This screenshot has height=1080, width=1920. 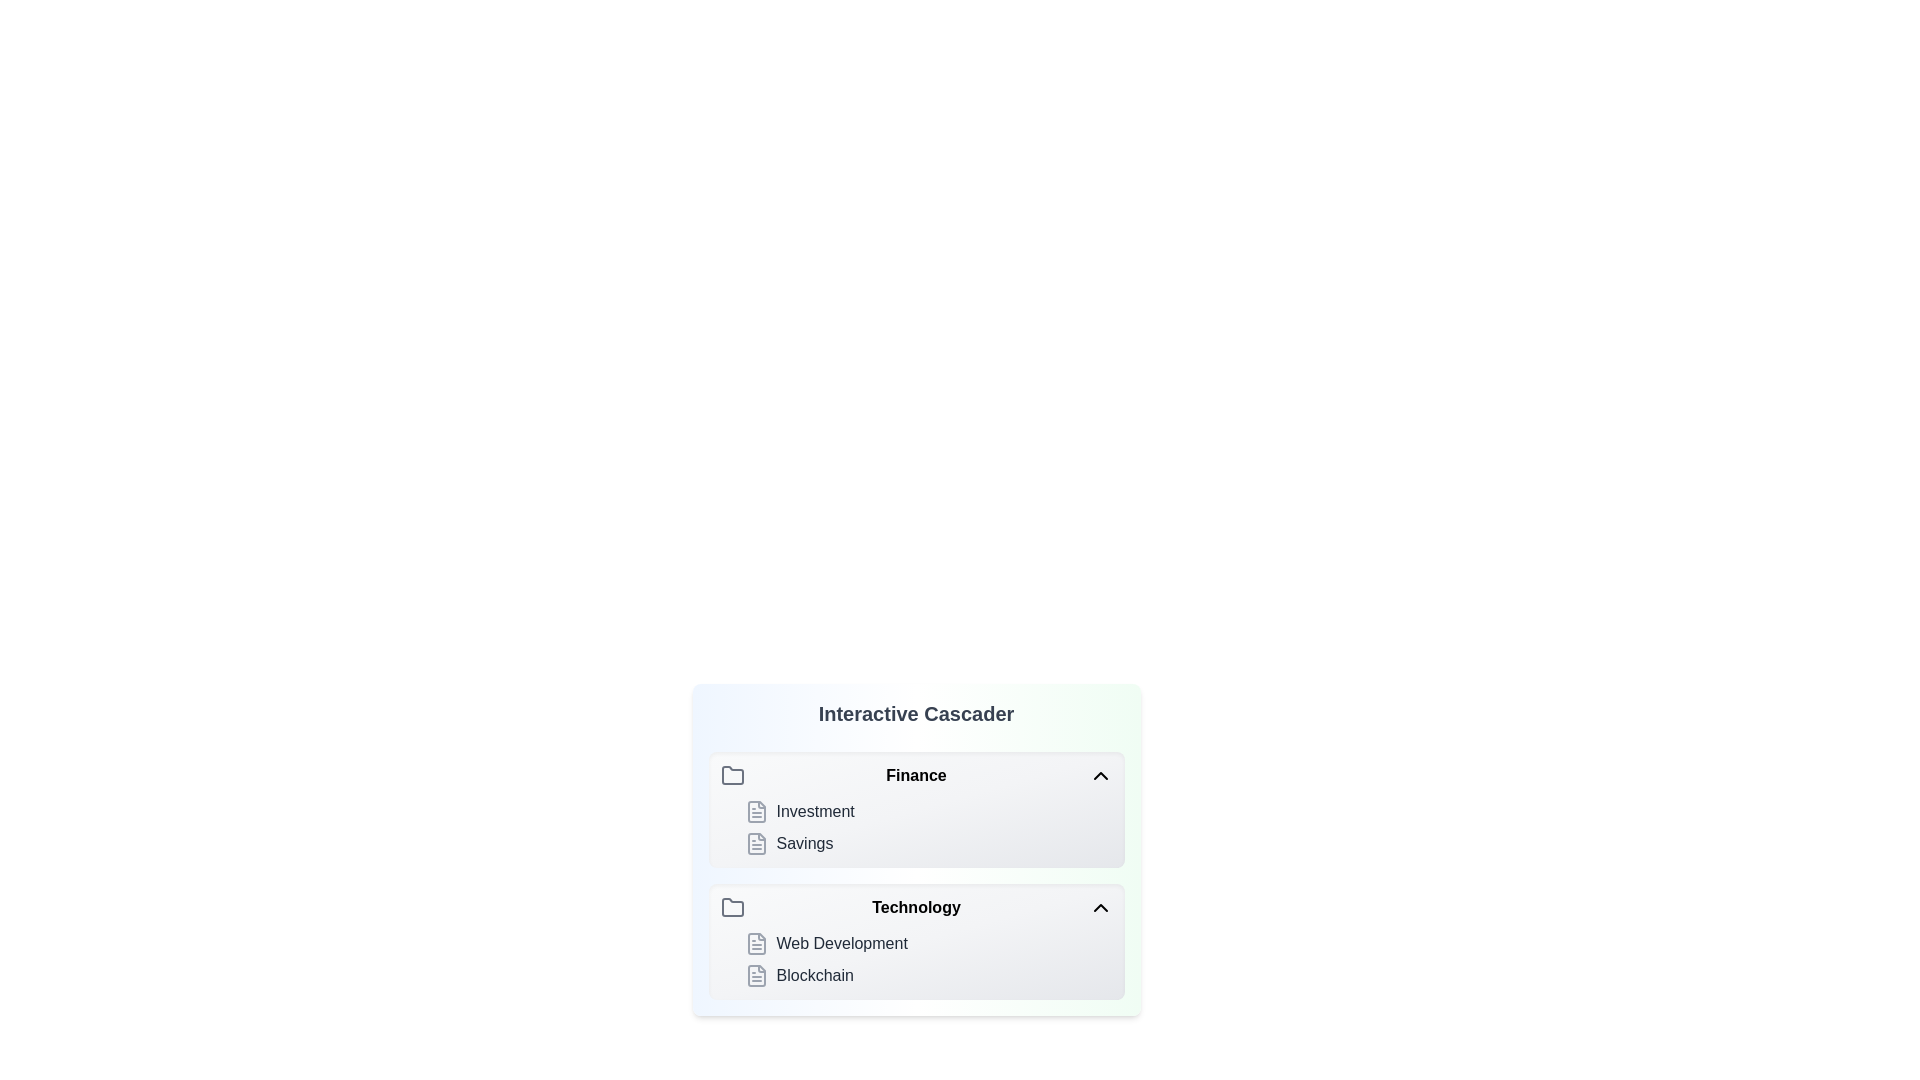 What do you see at coordinates (755, 944) in the screenshot?
I see `the document icon located to the left of the 'Web Development' text in the 'Technology' section of the 'Interactive Cascader'` at bounding box center [755, 944].